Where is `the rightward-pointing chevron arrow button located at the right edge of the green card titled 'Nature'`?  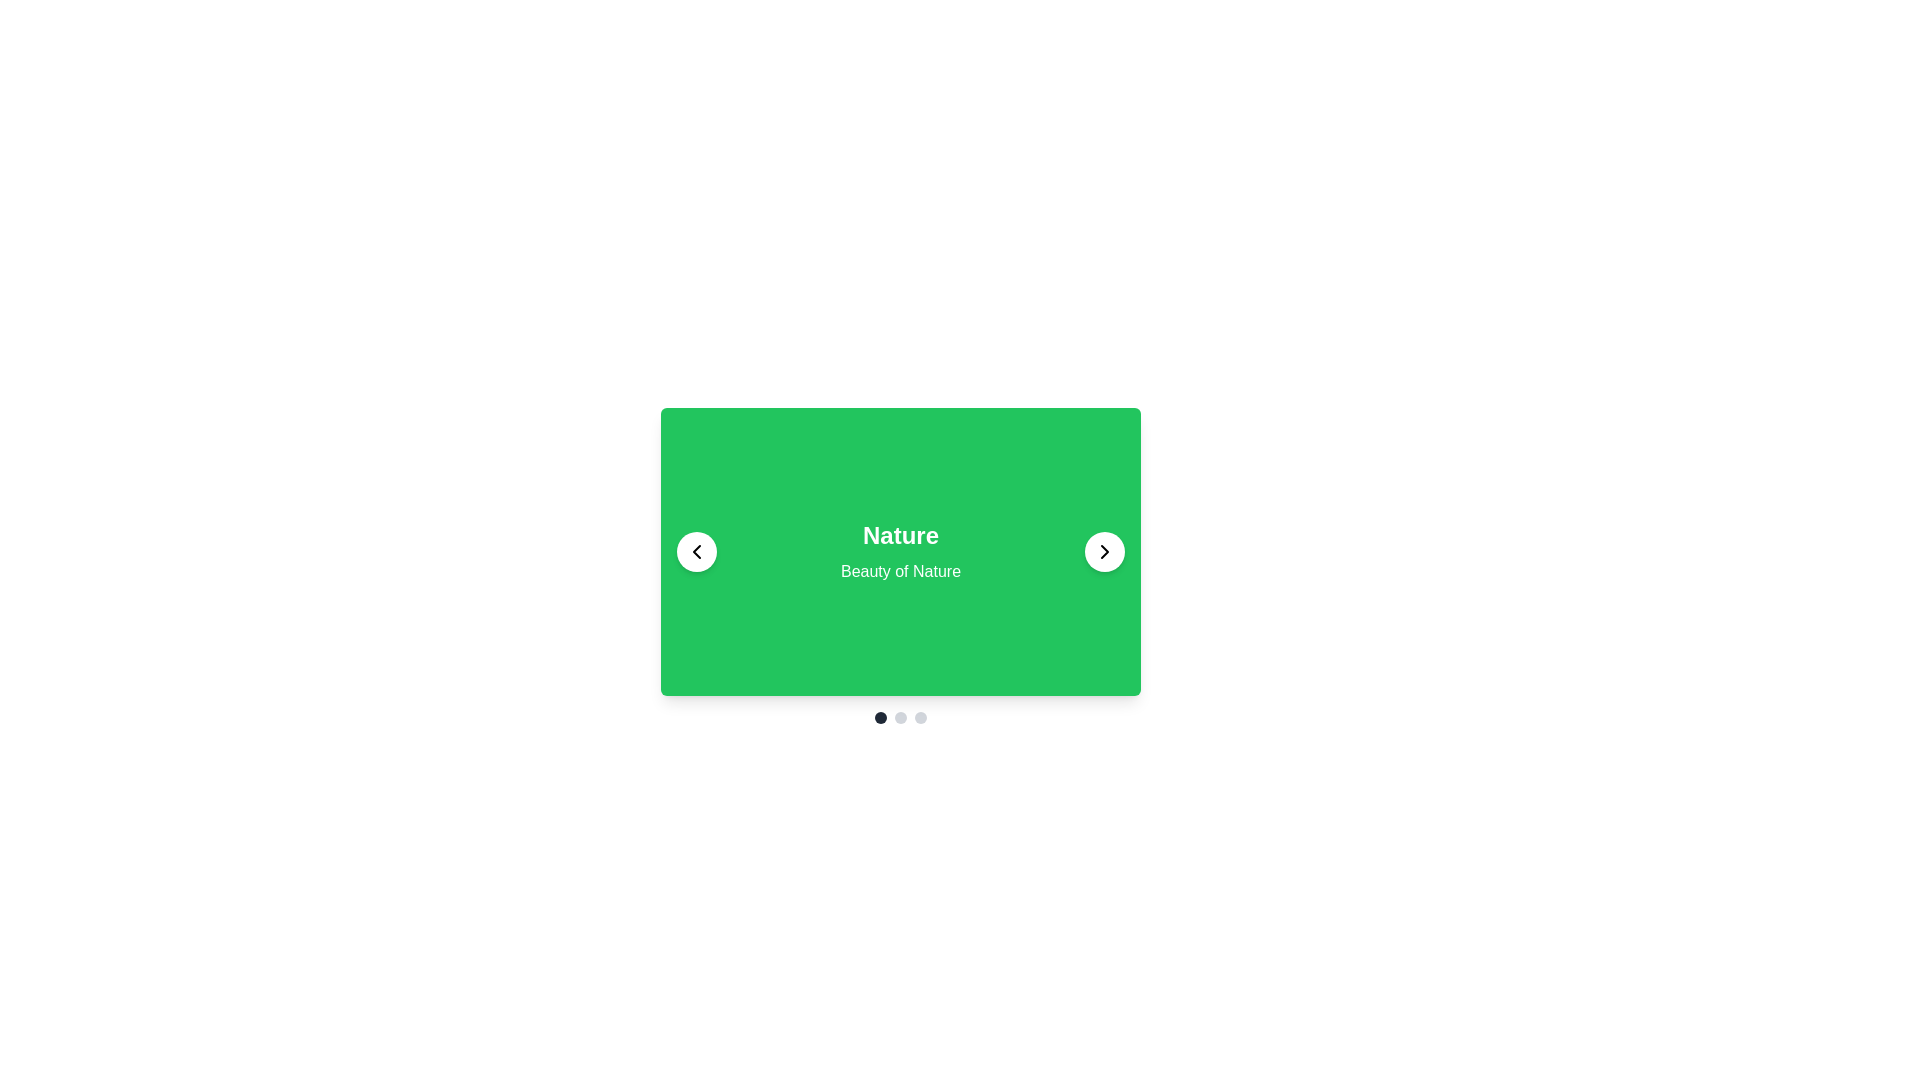 the rightward-pointing chevron arrow button located at the right edge of the green card titled 'Nature' is located at coordinates (1103, 551).